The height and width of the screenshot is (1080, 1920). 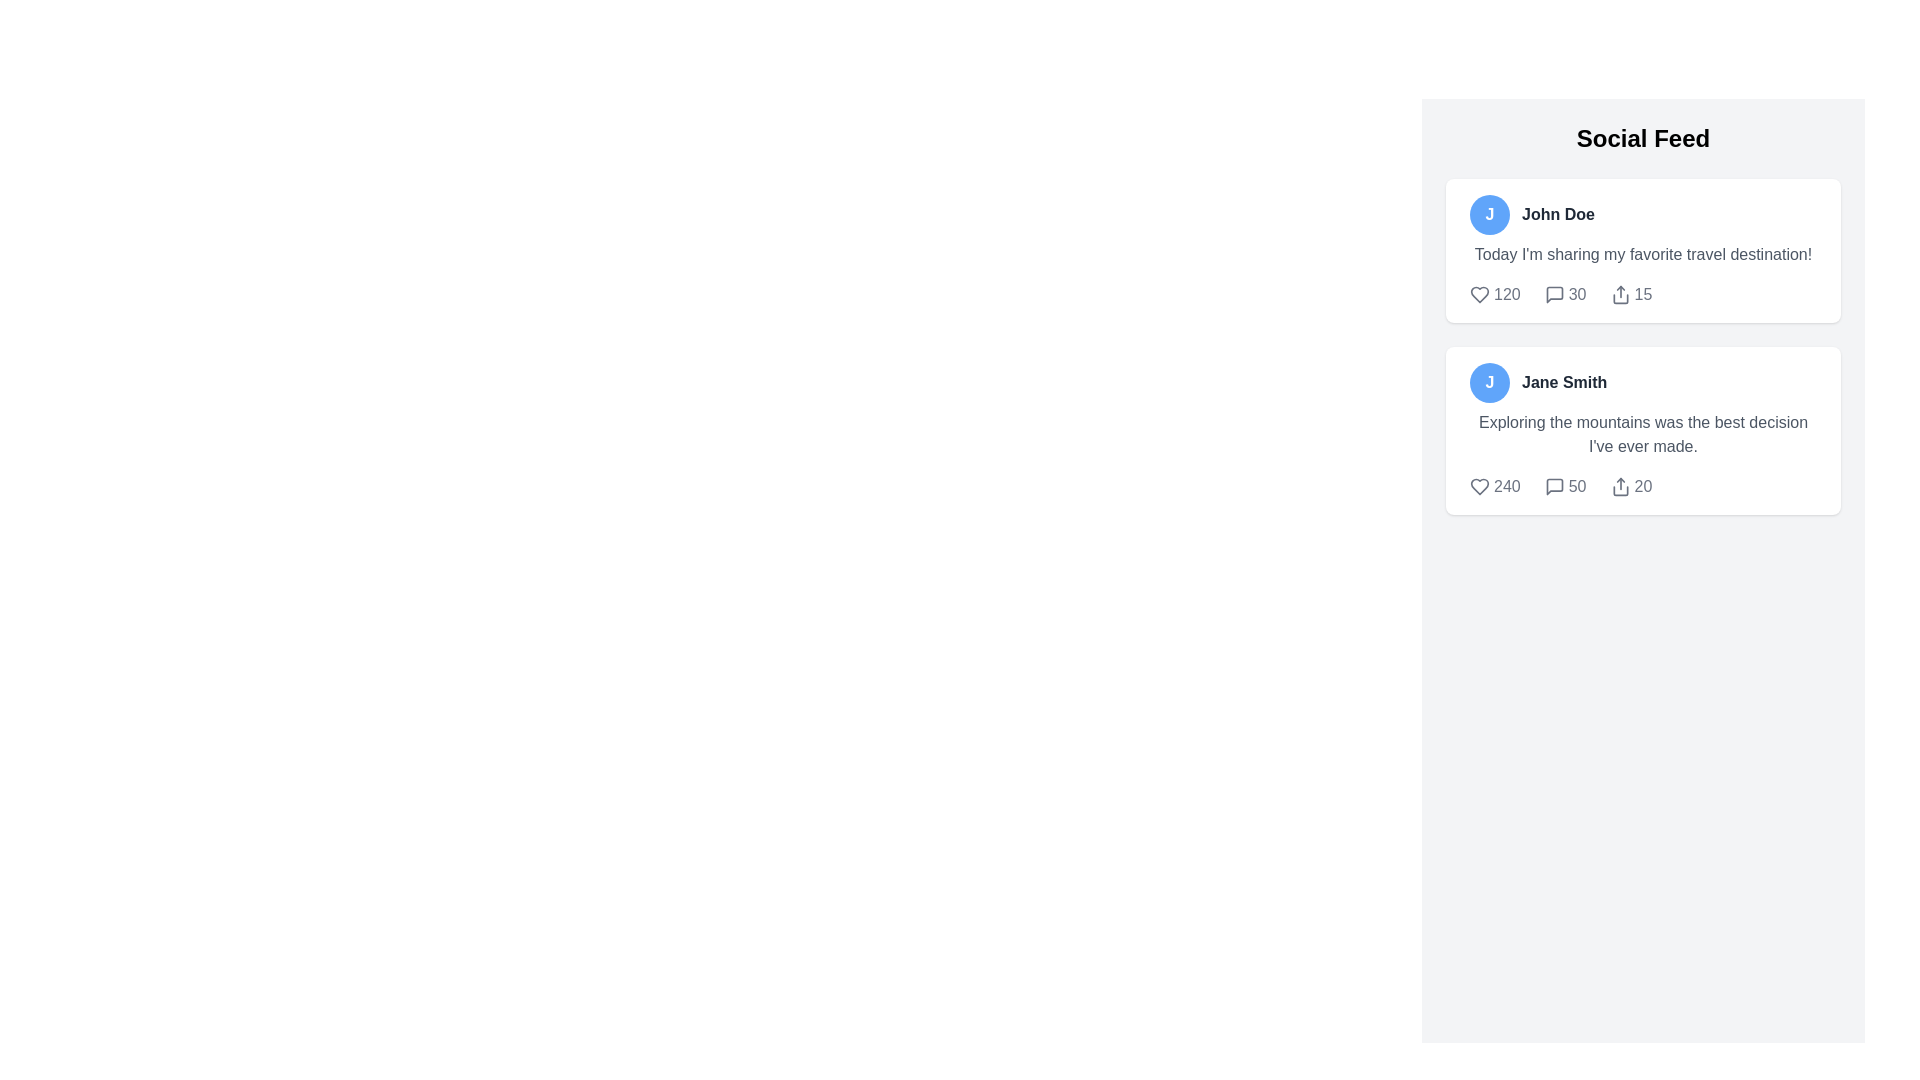 I want to click on displayed value showing the count of likes for the post by 'John Doe', located to the right of the heart-like icon, so click(x=1507, y=294).